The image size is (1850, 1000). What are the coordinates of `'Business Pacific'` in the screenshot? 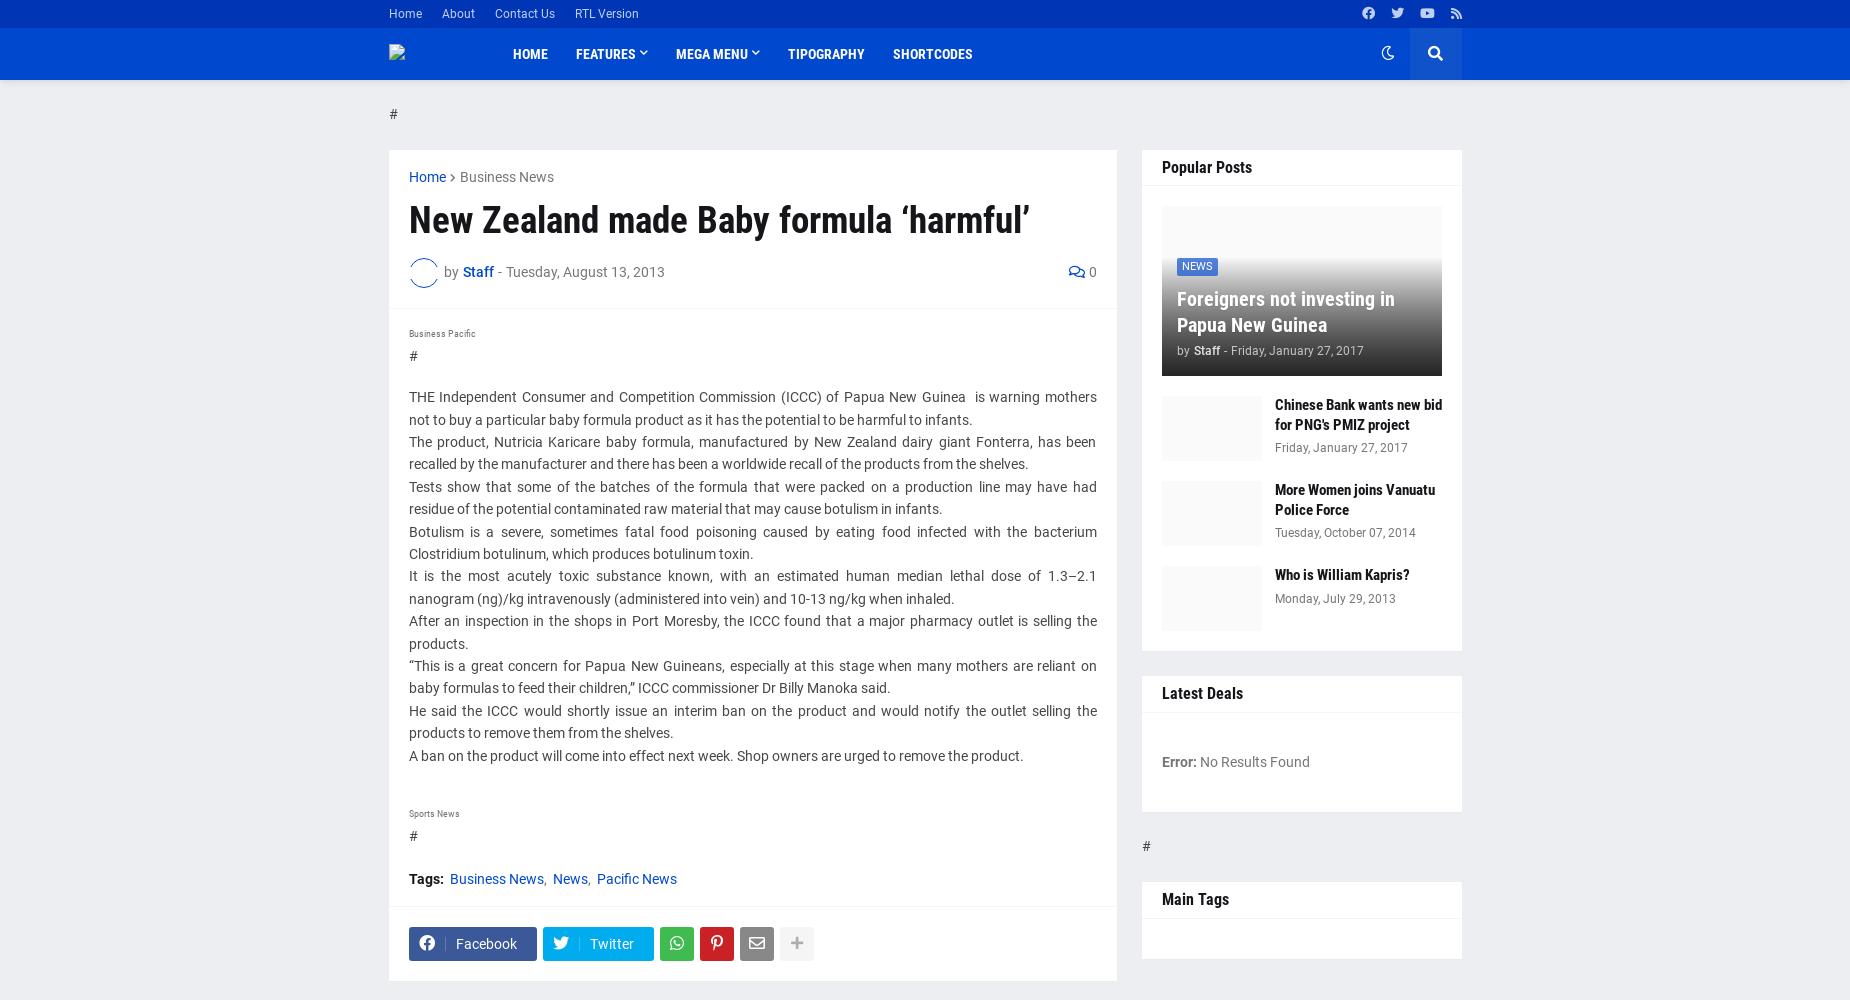 It's located at (440, 331).